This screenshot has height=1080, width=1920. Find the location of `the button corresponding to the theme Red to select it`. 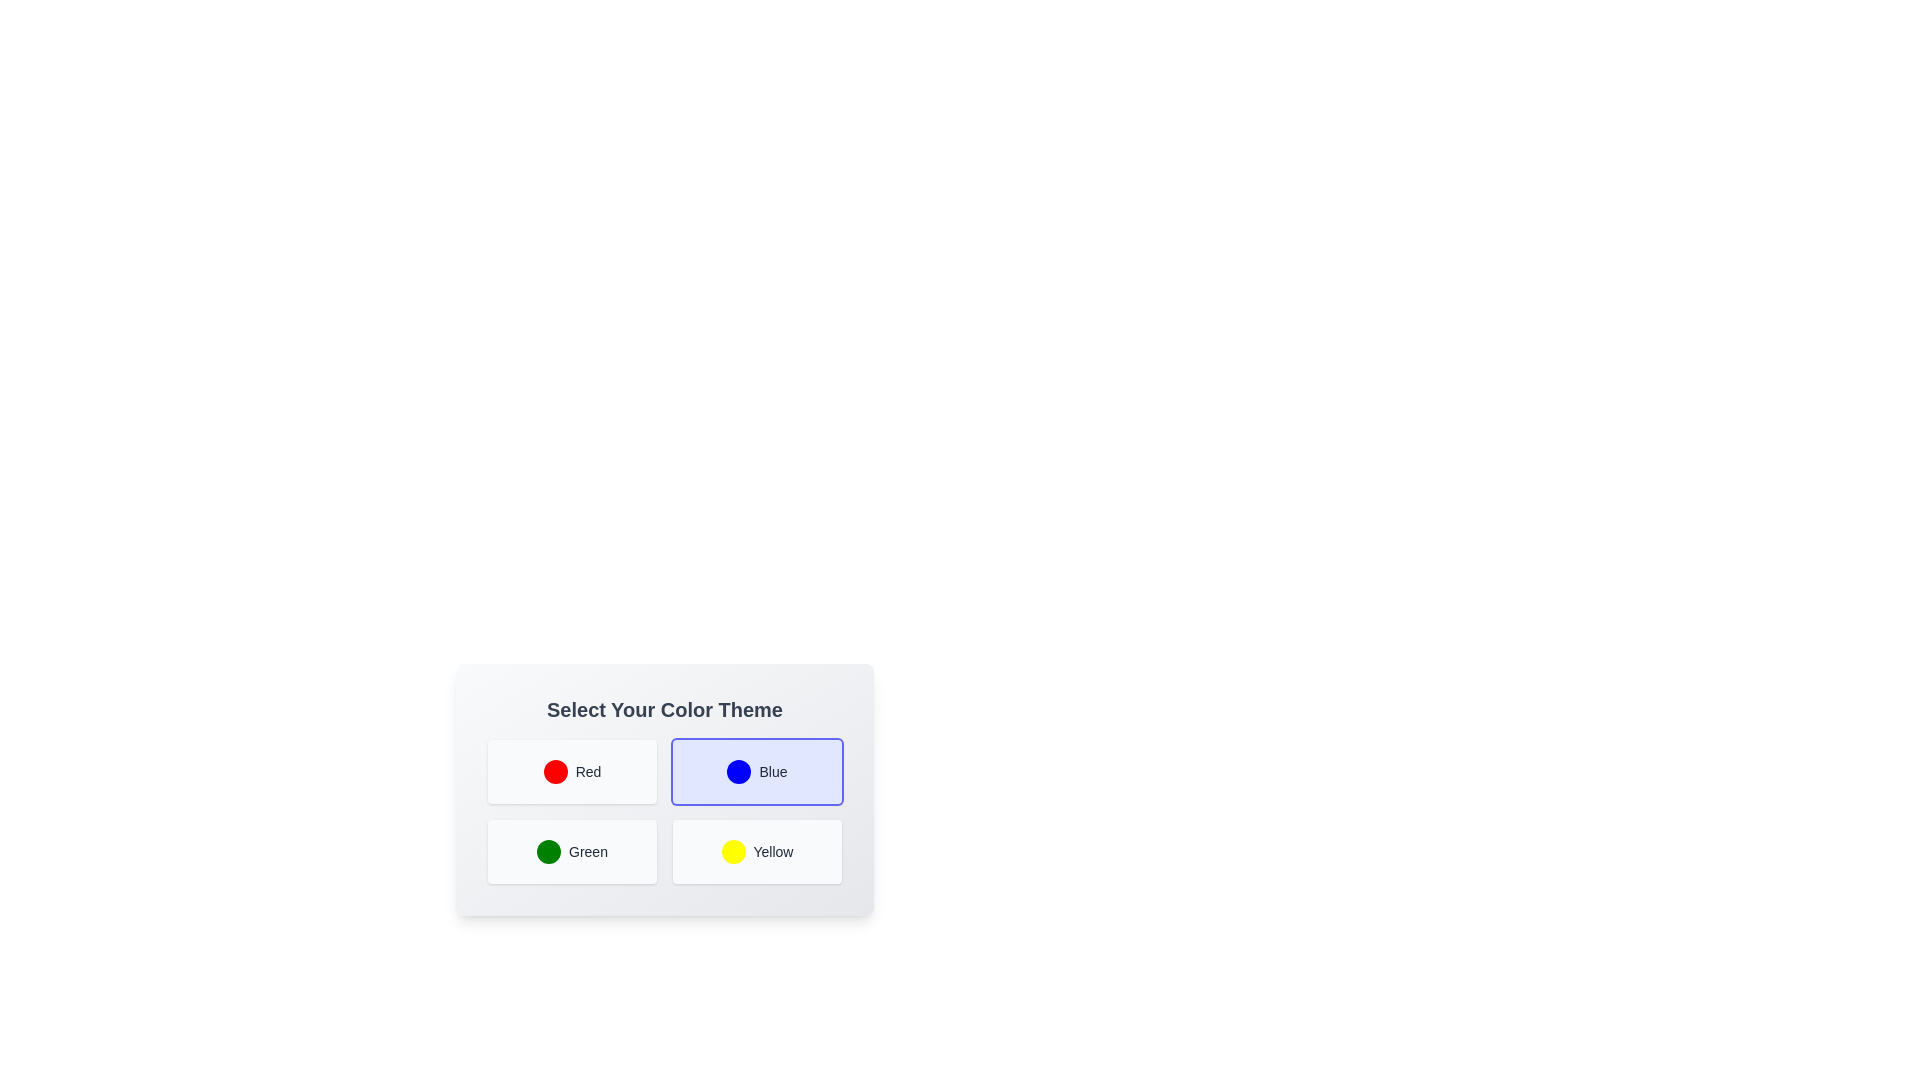

the button corresponding to the theme Red to select it is located at coordinates (571, 770).